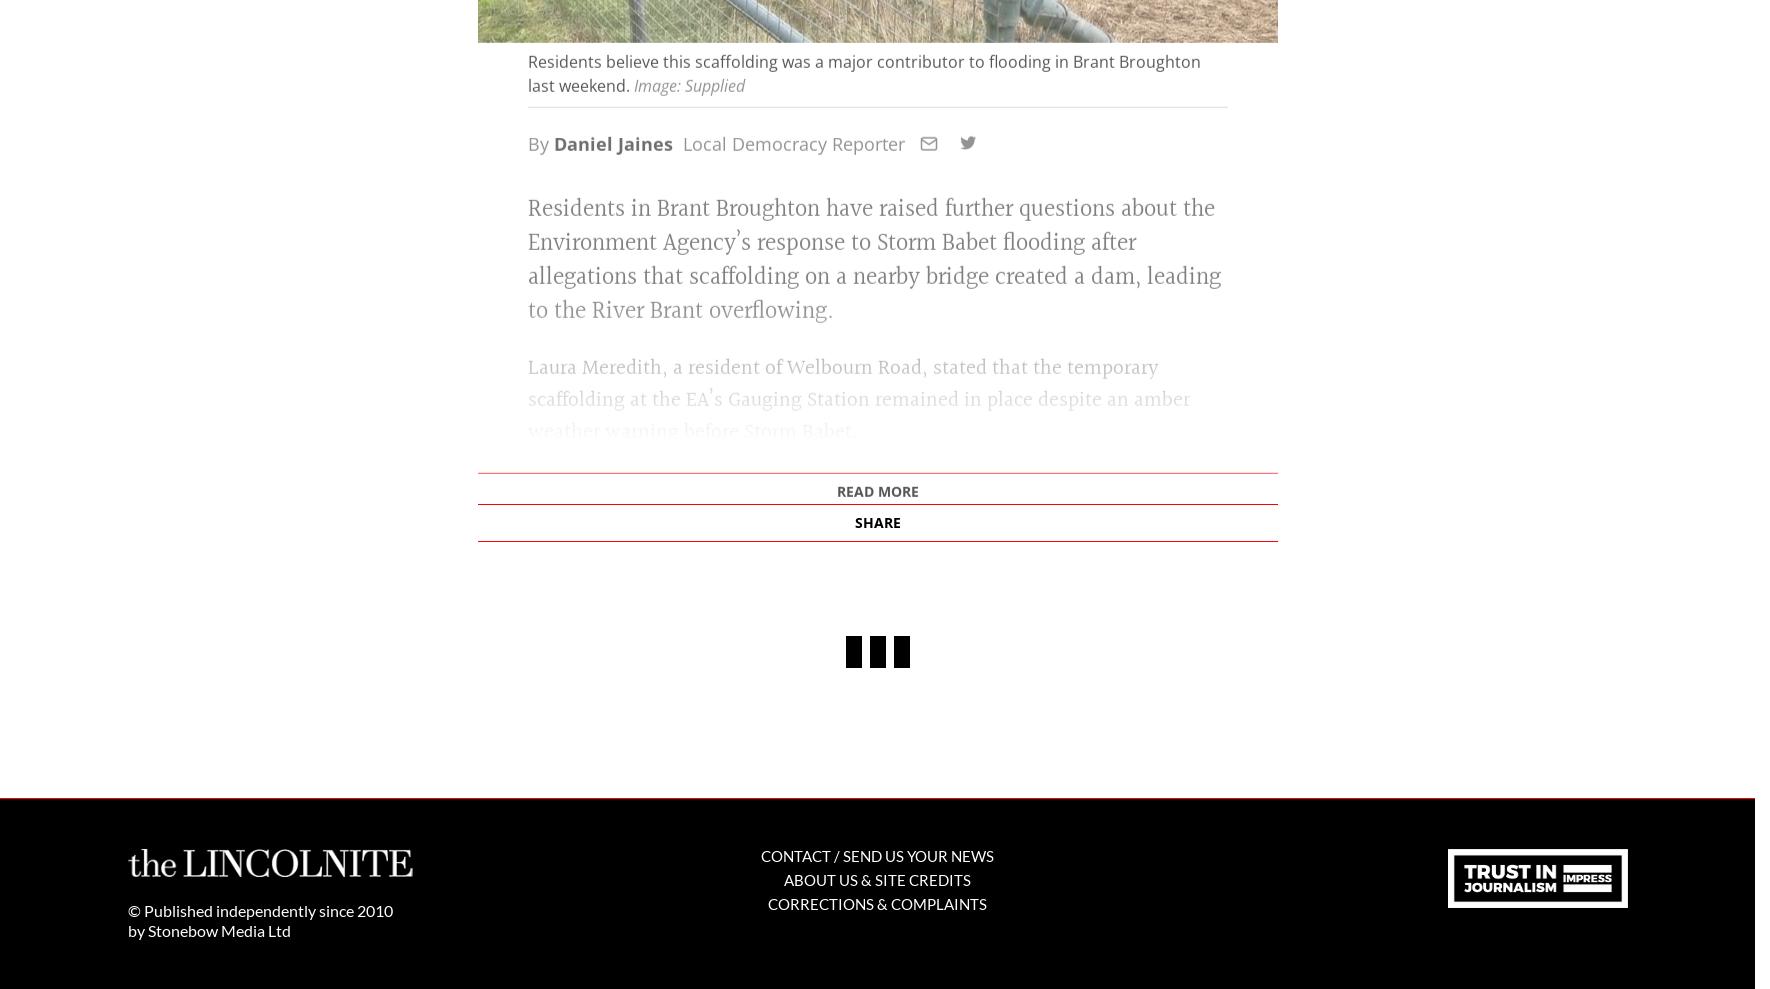  What do you see at coordinates (877, 889) in the screenshot?
I see `'About Us & Site Credits'` at bounding box center [877, 889].